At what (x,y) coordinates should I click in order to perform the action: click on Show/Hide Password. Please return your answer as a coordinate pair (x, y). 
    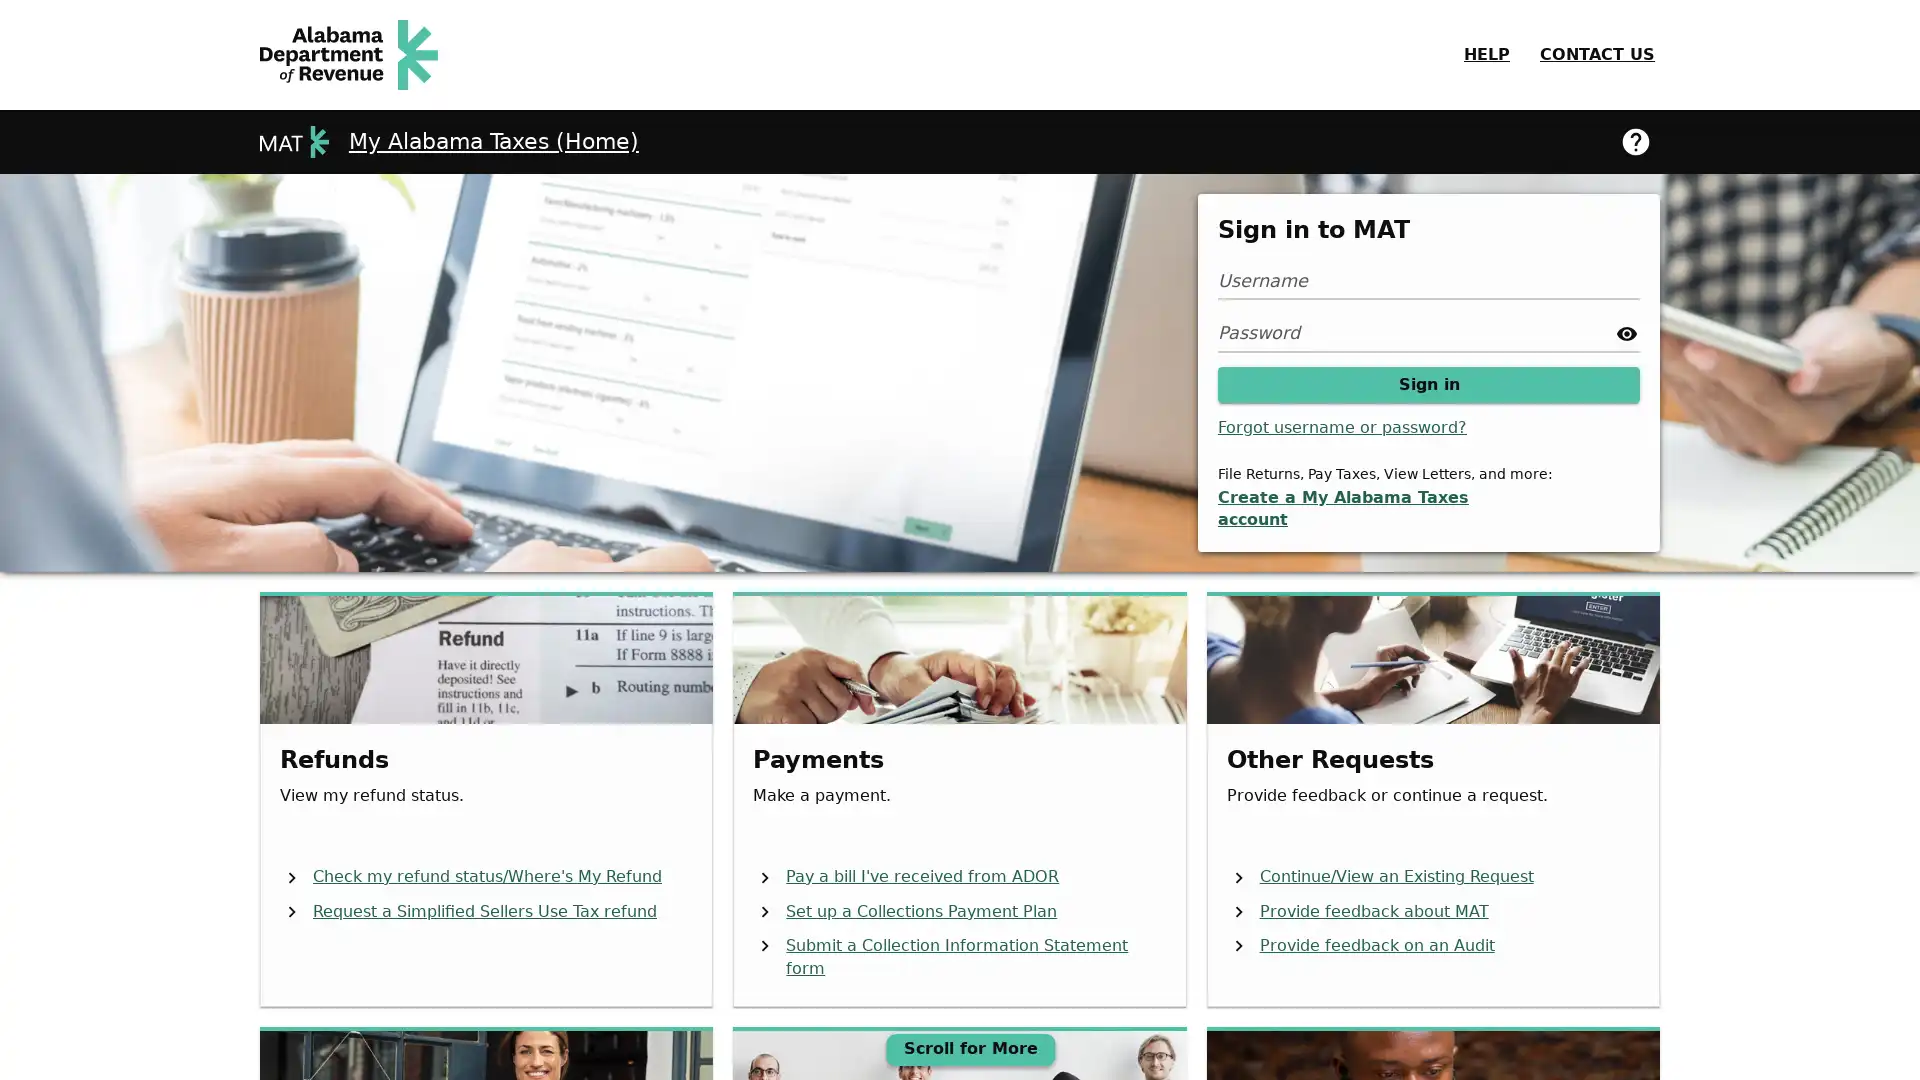
    Looking at the image, I should click on (1627, 331).